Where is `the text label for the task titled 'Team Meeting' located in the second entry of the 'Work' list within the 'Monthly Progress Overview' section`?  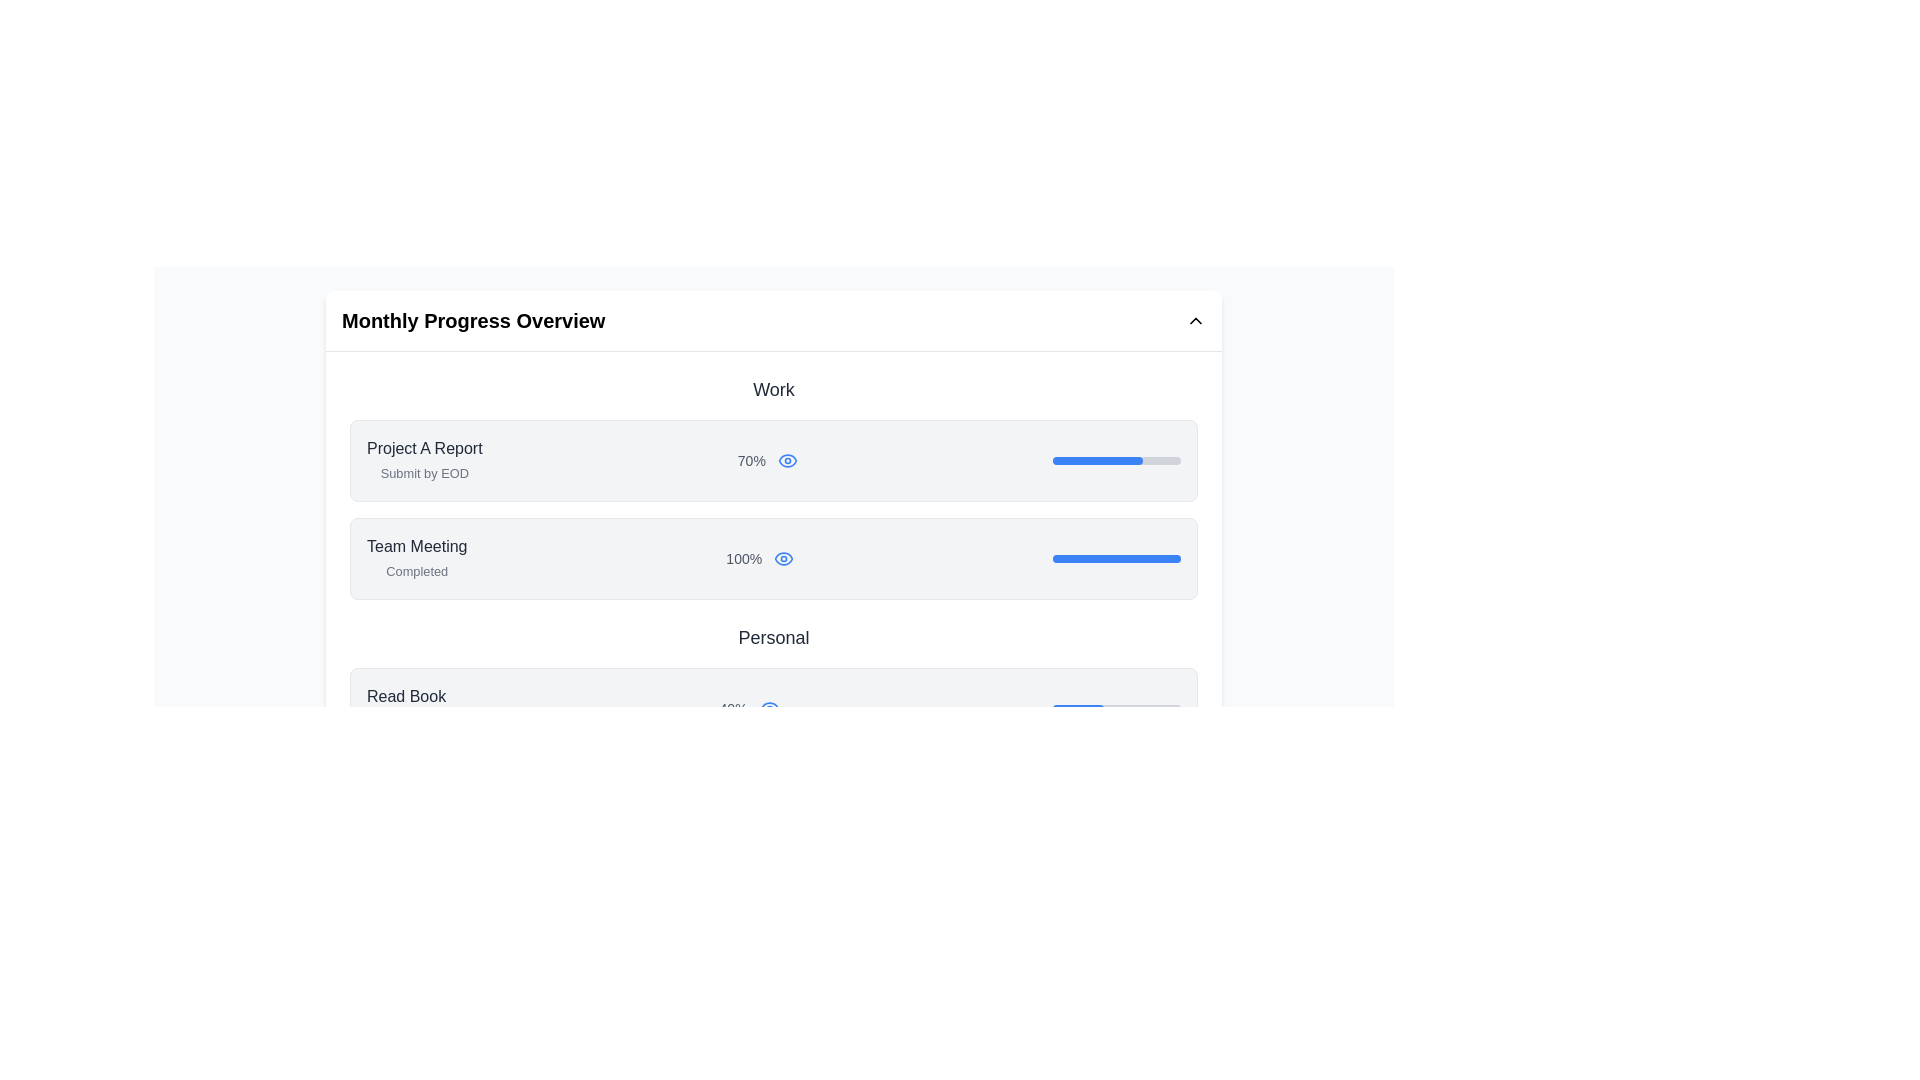
the text label for the task titled 'Team Meeting' located in the second entry of the 'Work' list within the 'Monthly Progress Overview' section is located at coordinates (416, 547).